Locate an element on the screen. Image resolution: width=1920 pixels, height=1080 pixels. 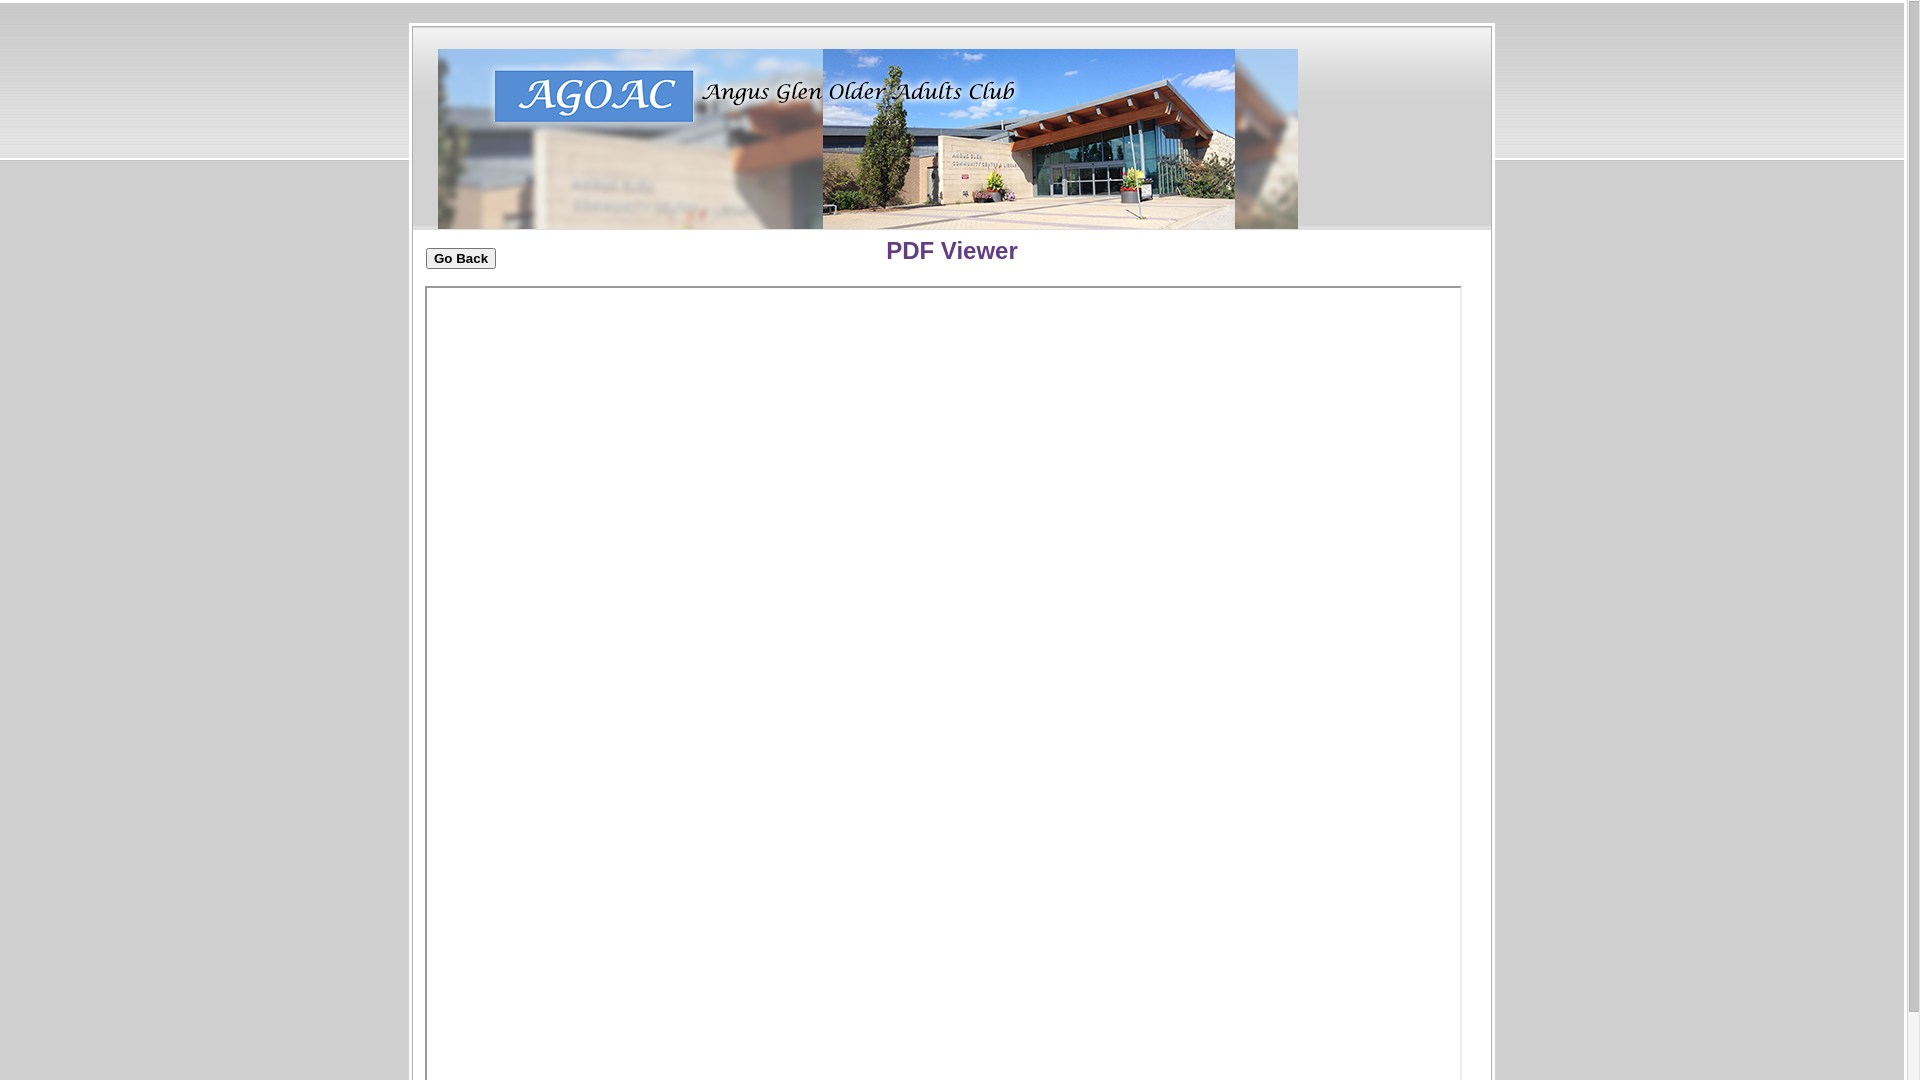
'Go Back' is located at coordinates (459, 257).